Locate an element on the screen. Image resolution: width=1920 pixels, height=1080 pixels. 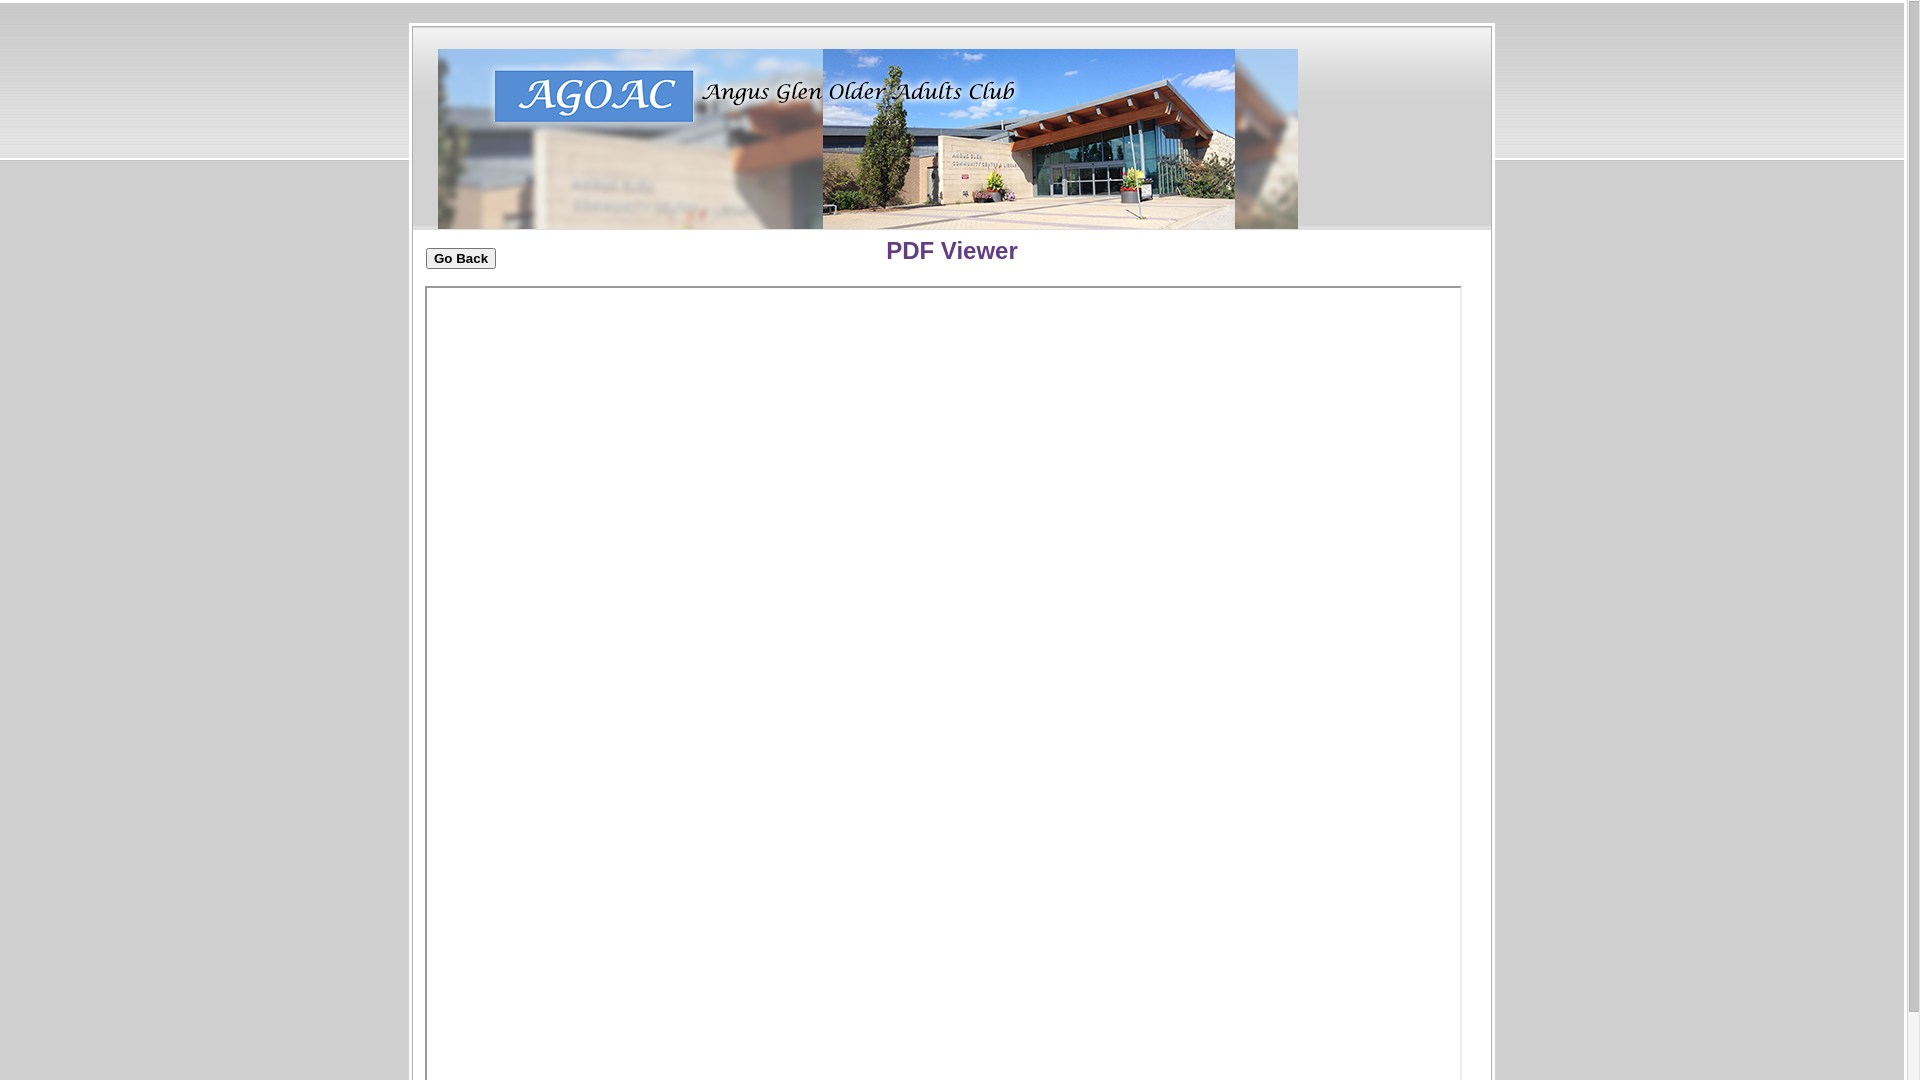
'Go Back' is located at coordinates (459, 257).